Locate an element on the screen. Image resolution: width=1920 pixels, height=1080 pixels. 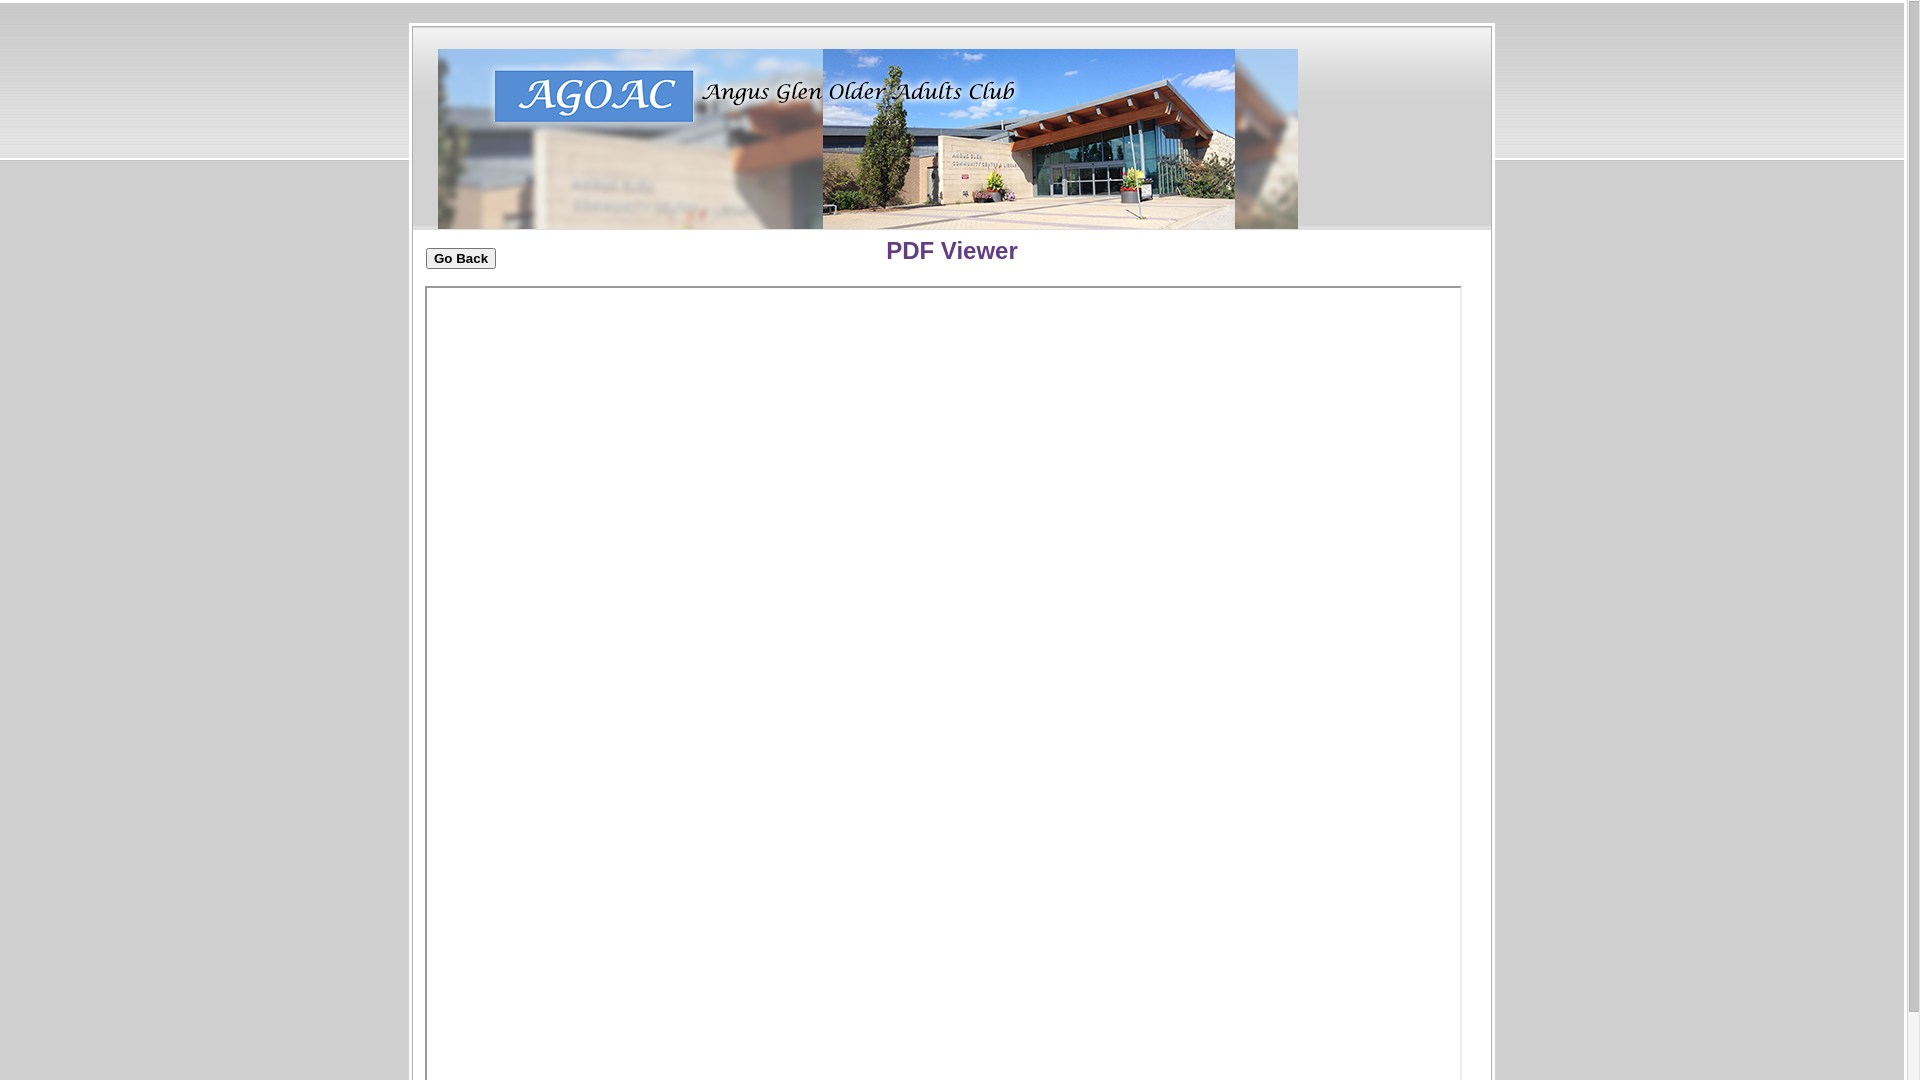
'Go Back' is located at coordinates (459, 257).